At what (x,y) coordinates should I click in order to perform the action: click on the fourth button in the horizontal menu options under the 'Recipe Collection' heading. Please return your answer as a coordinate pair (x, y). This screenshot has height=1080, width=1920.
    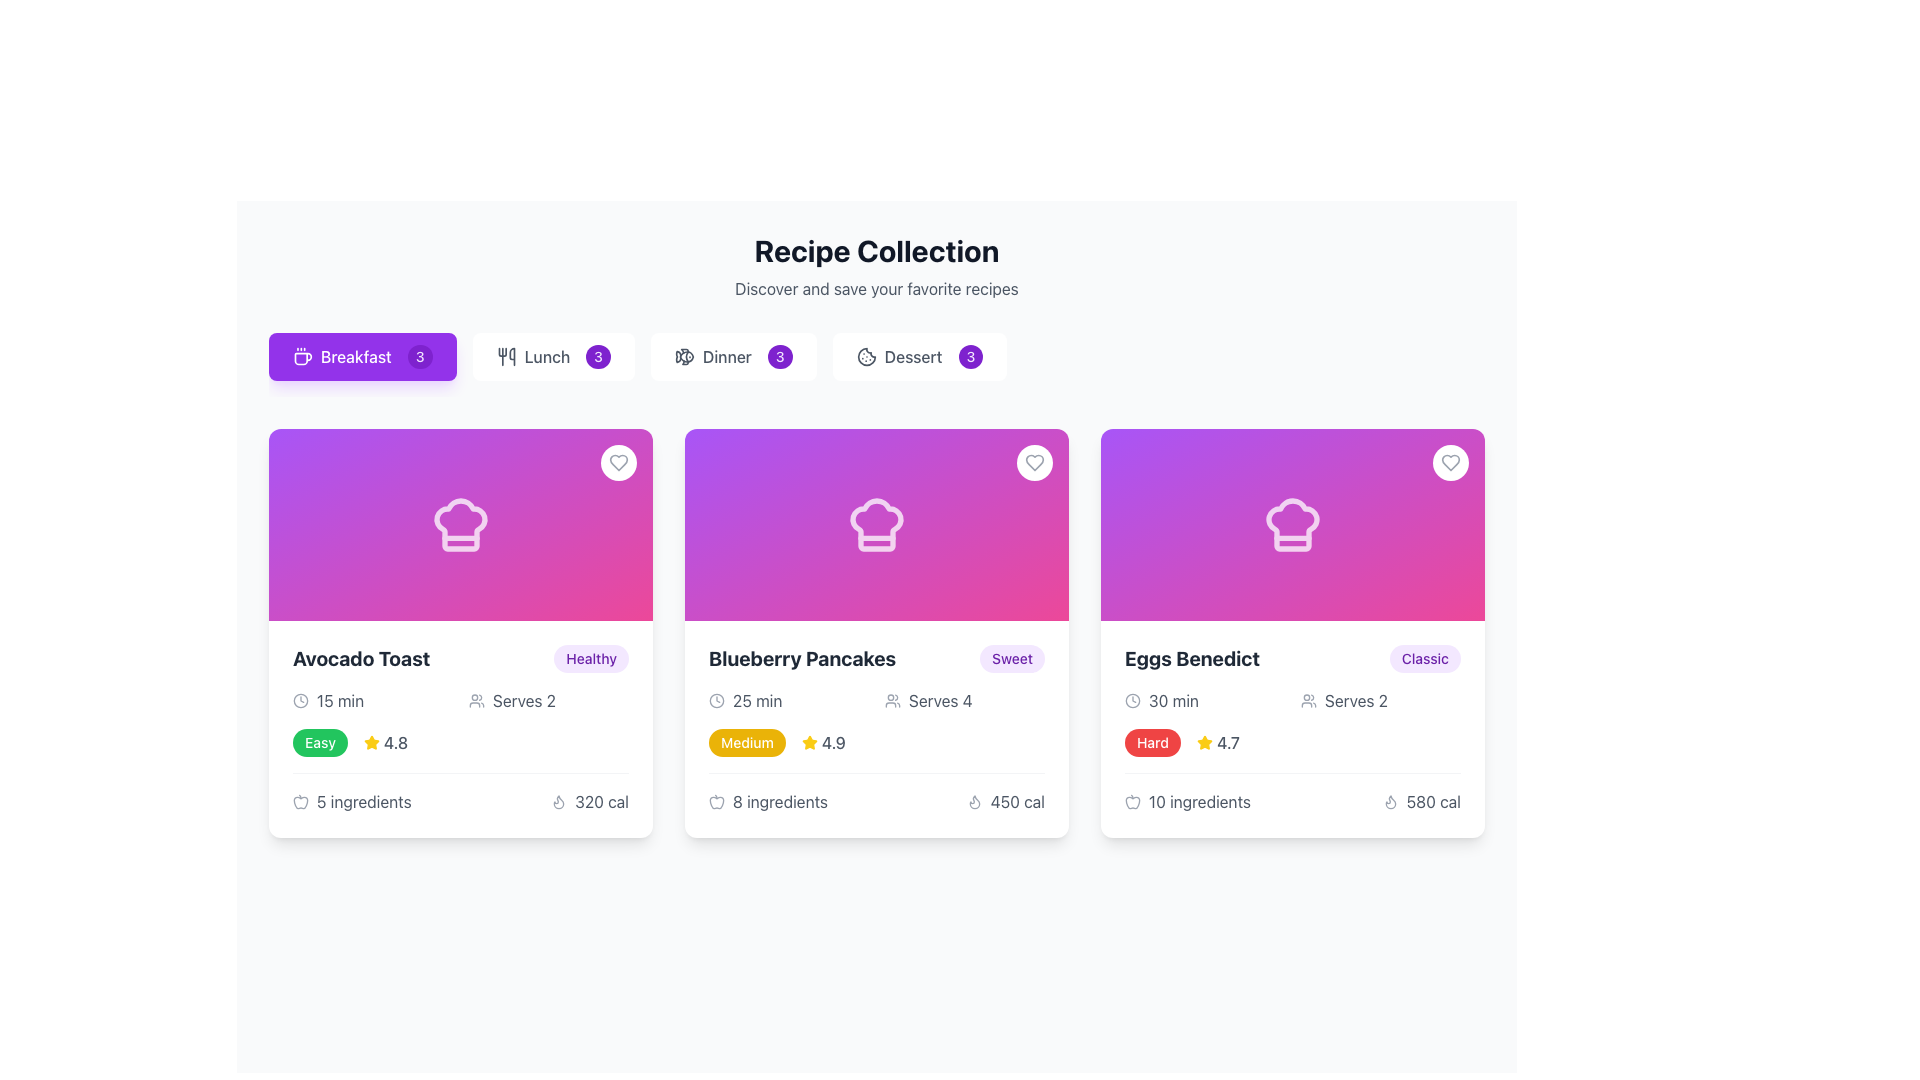
    Looking at the image, I should click on (877, 365).